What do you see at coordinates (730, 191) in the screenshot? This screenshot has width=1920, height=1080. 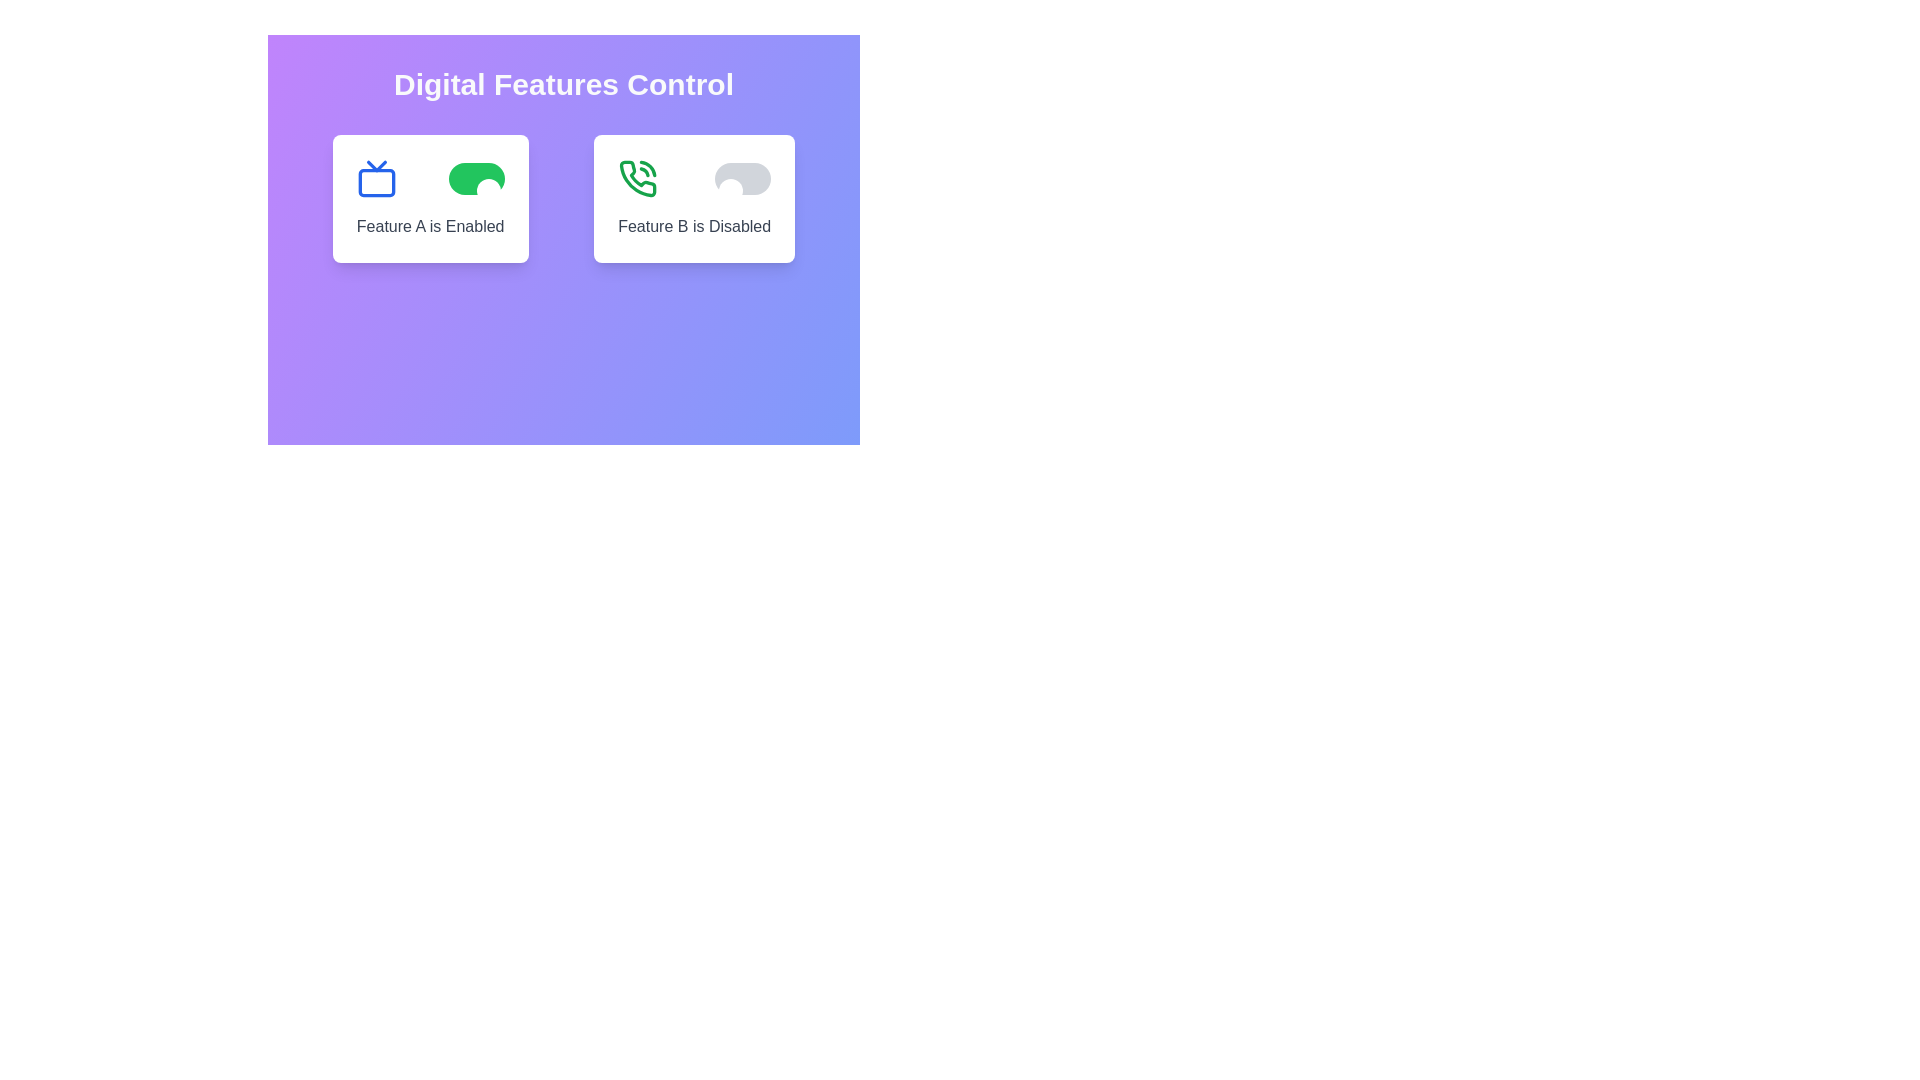 I see `the toggle knob of the switch component within the card labeled 'Feature B is Disabled'` at bounding box center [730, 191].